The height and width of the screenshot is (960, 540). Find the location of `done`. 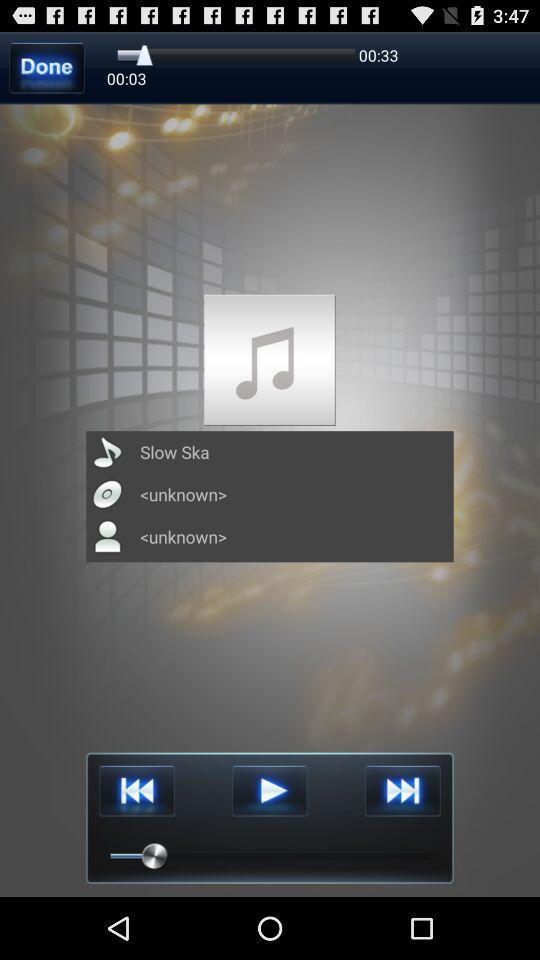

done is located at coordinates (47, 67).